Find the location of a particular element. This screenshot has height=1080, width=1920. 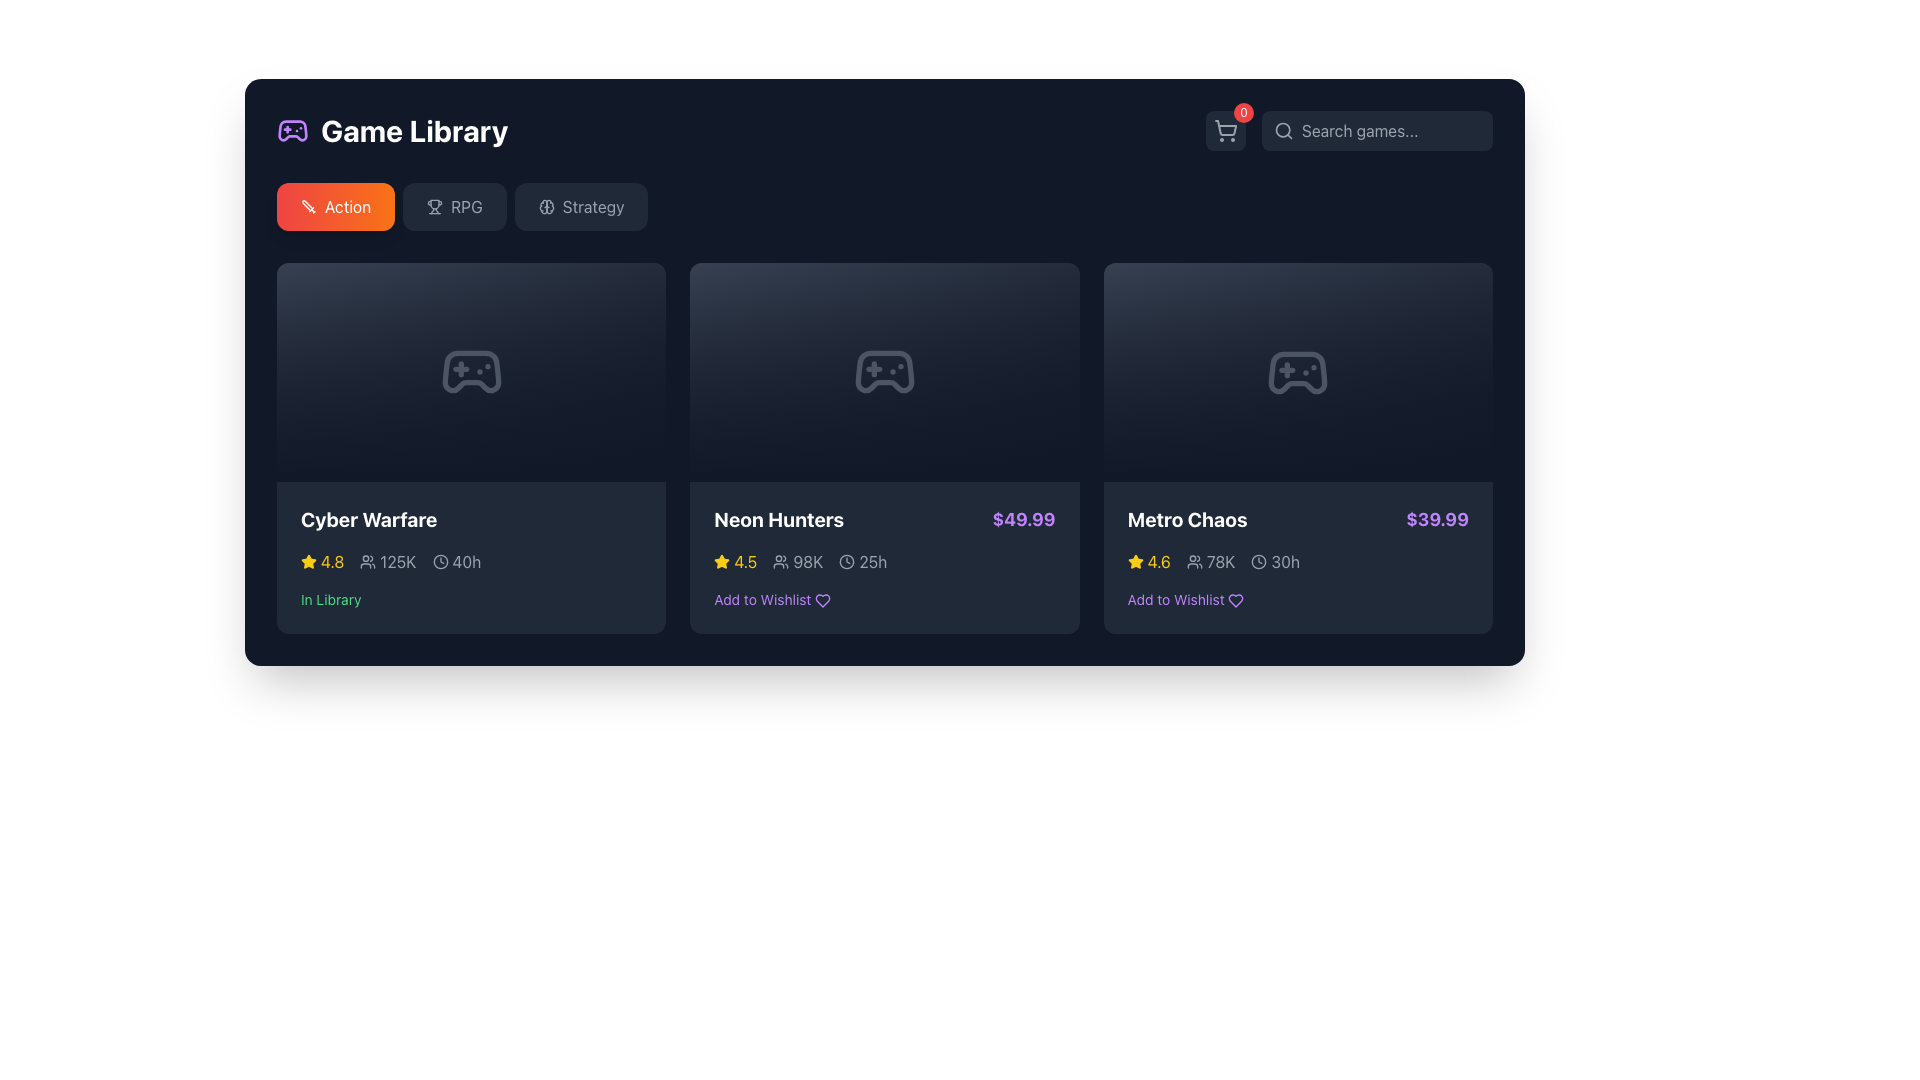

the static label displaying the price information for the game 'Neon Hunters', located on the right side within its card, aligned horizontally with its title is located at coordinates (1024, 519).